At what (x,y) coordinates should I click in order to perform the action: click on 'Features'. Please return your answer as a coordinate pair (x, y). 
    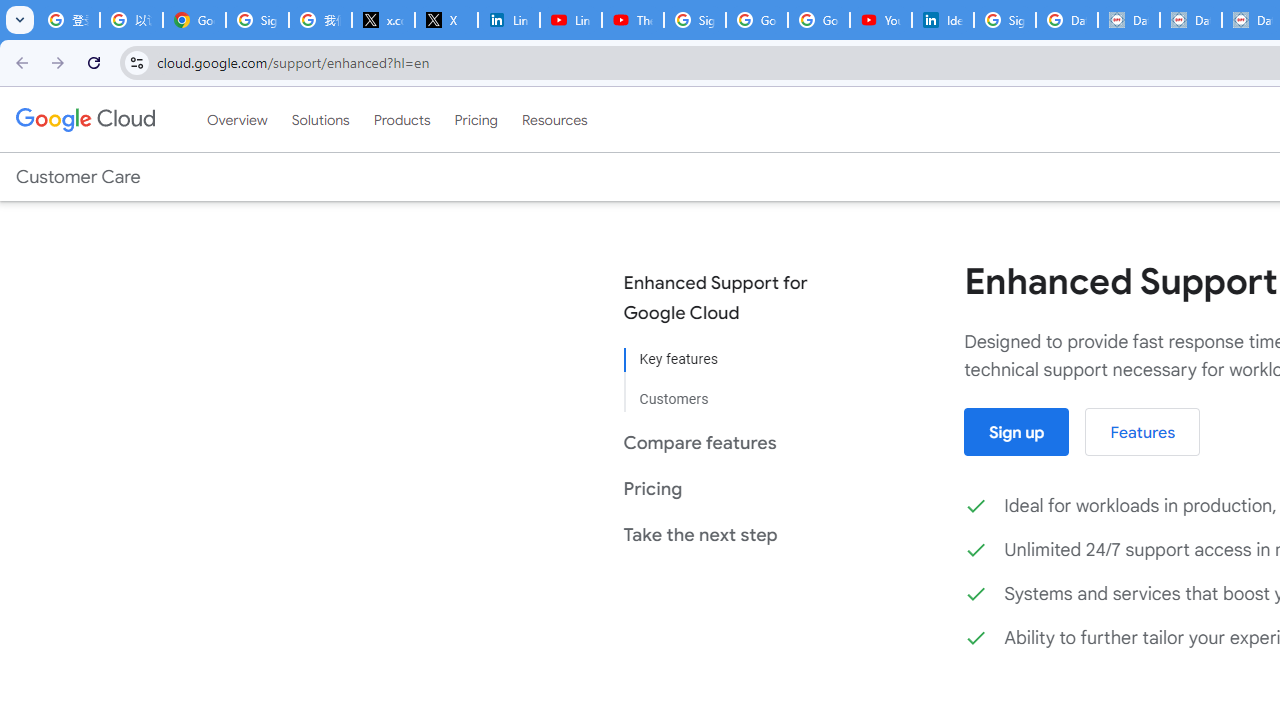
    Looking at the image, I should click on (1143, 431).